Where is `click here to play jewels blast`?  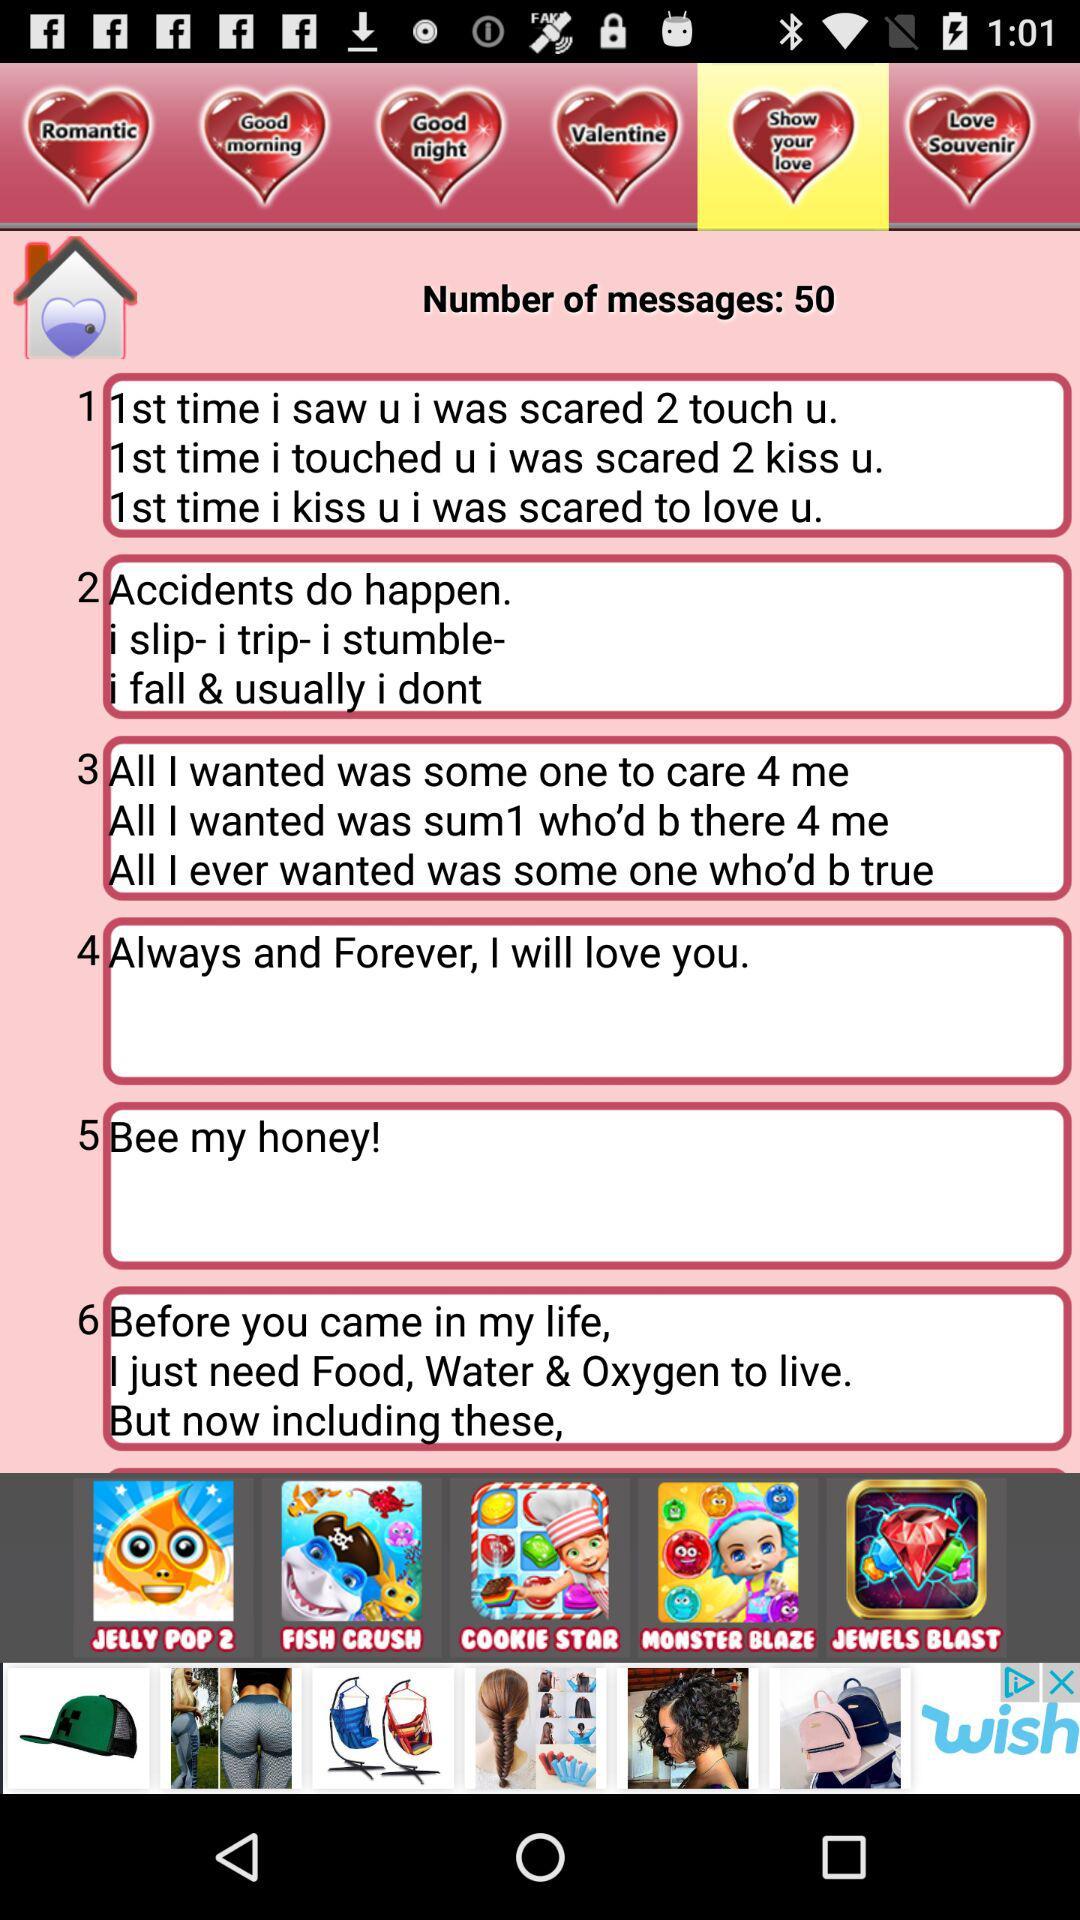
click here to play jewels blast is located at coordinates (916, 1566).